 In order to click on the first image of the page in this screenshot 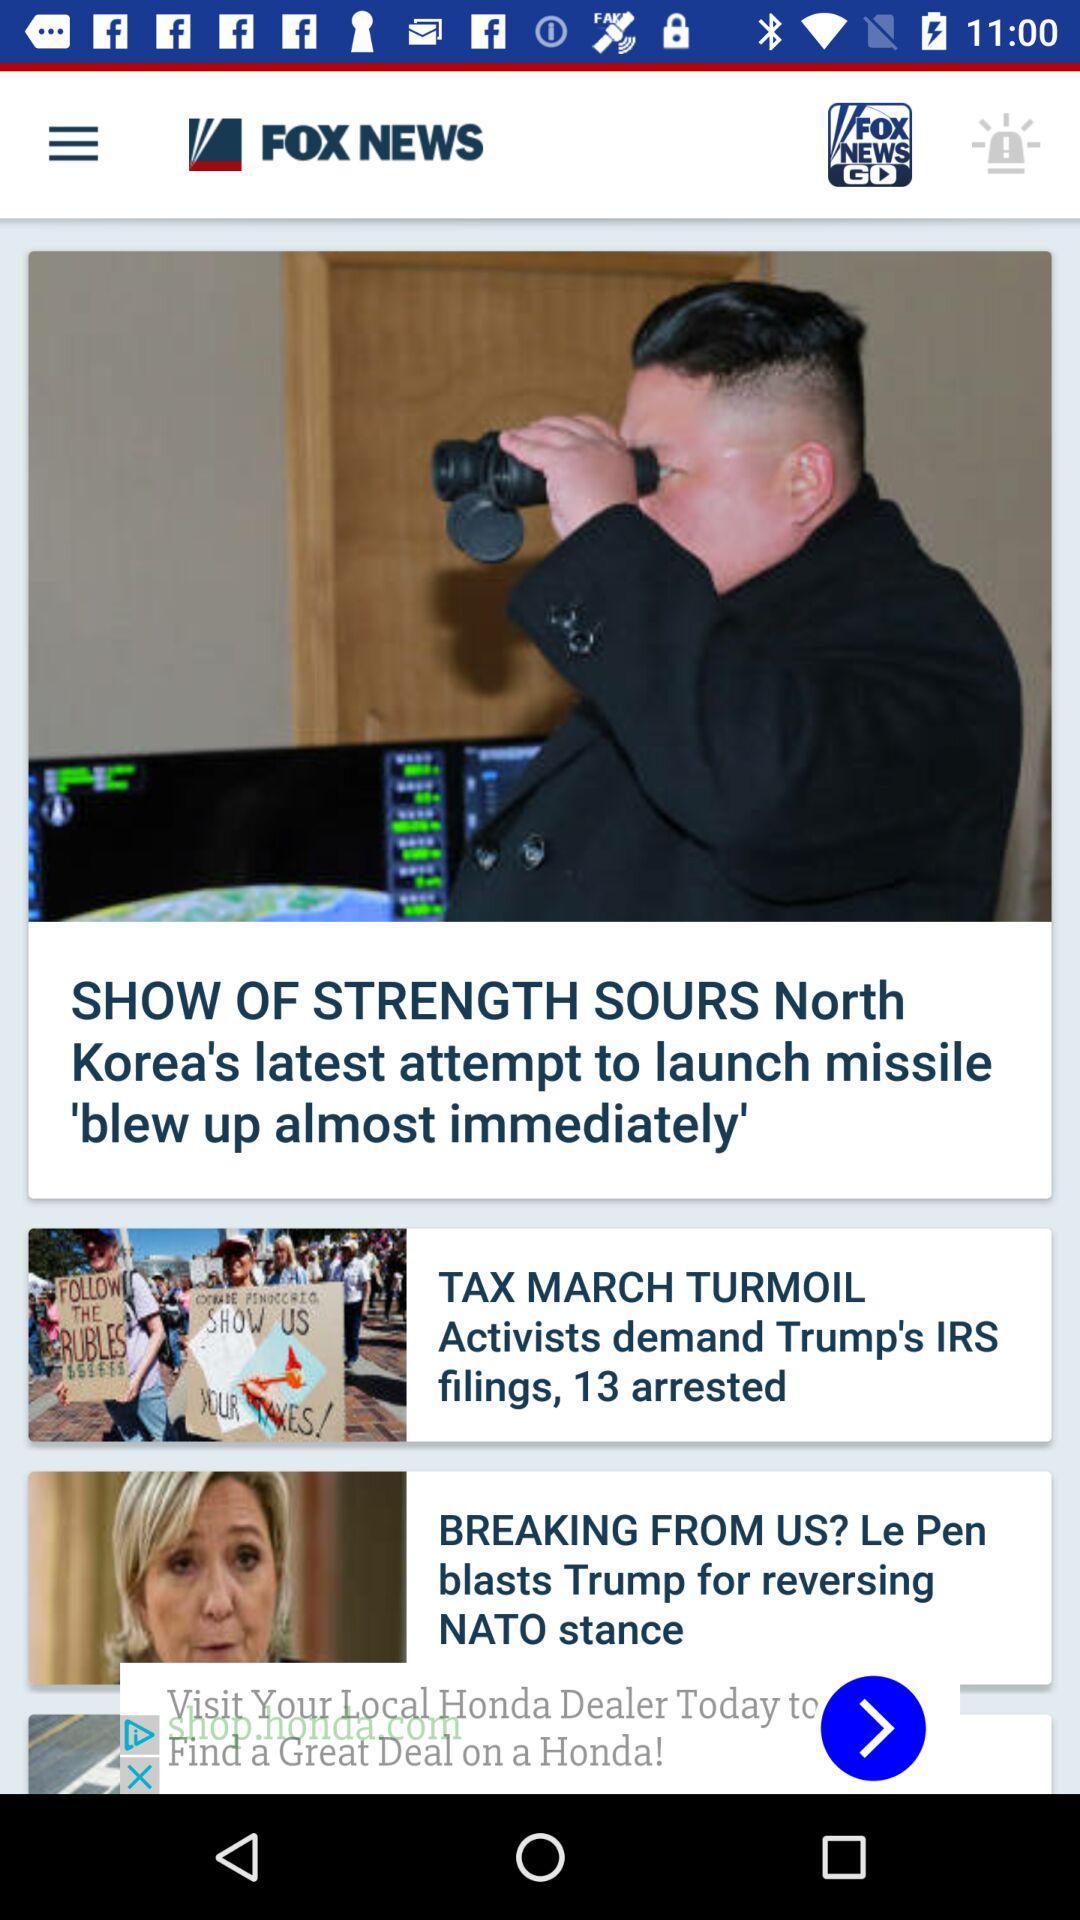, I will do `click(540, 585)`.